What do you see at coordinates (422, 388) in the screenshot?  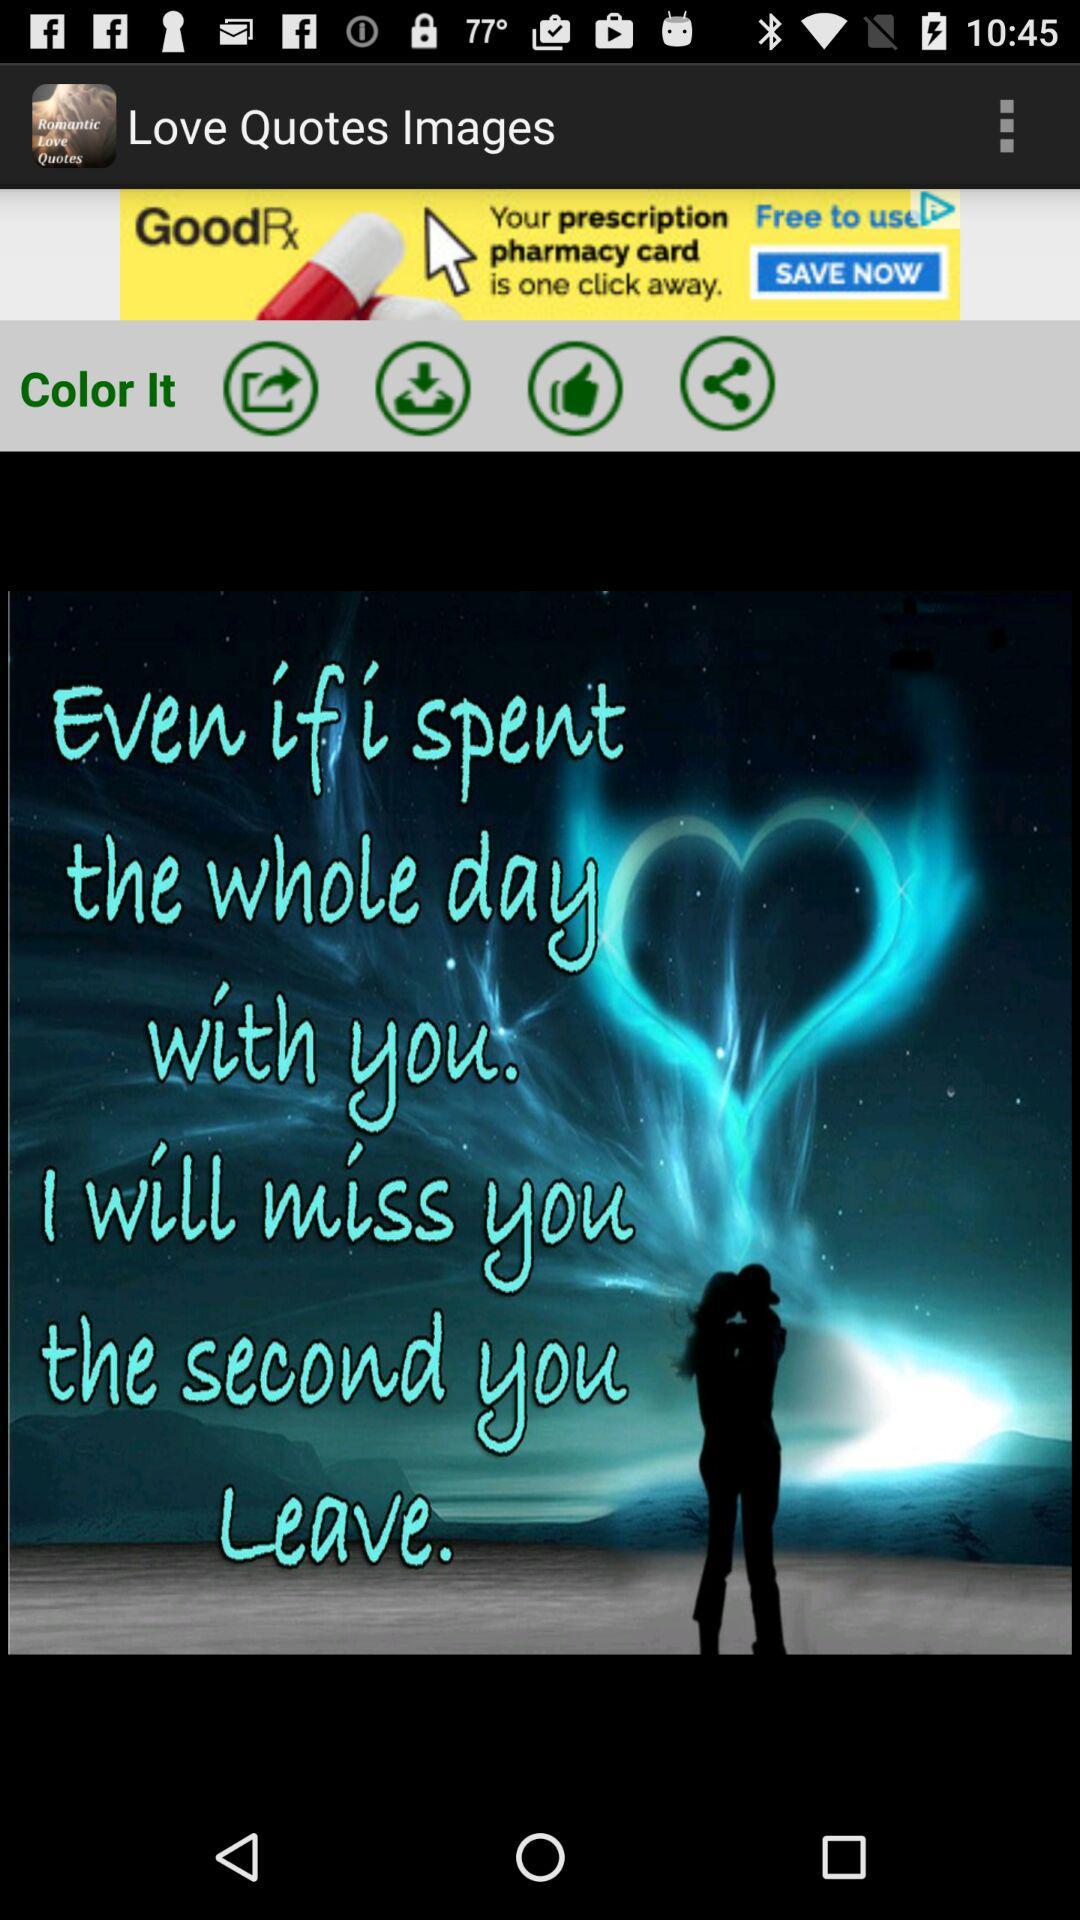 I see `archive button` at bounding box center [422, 388].